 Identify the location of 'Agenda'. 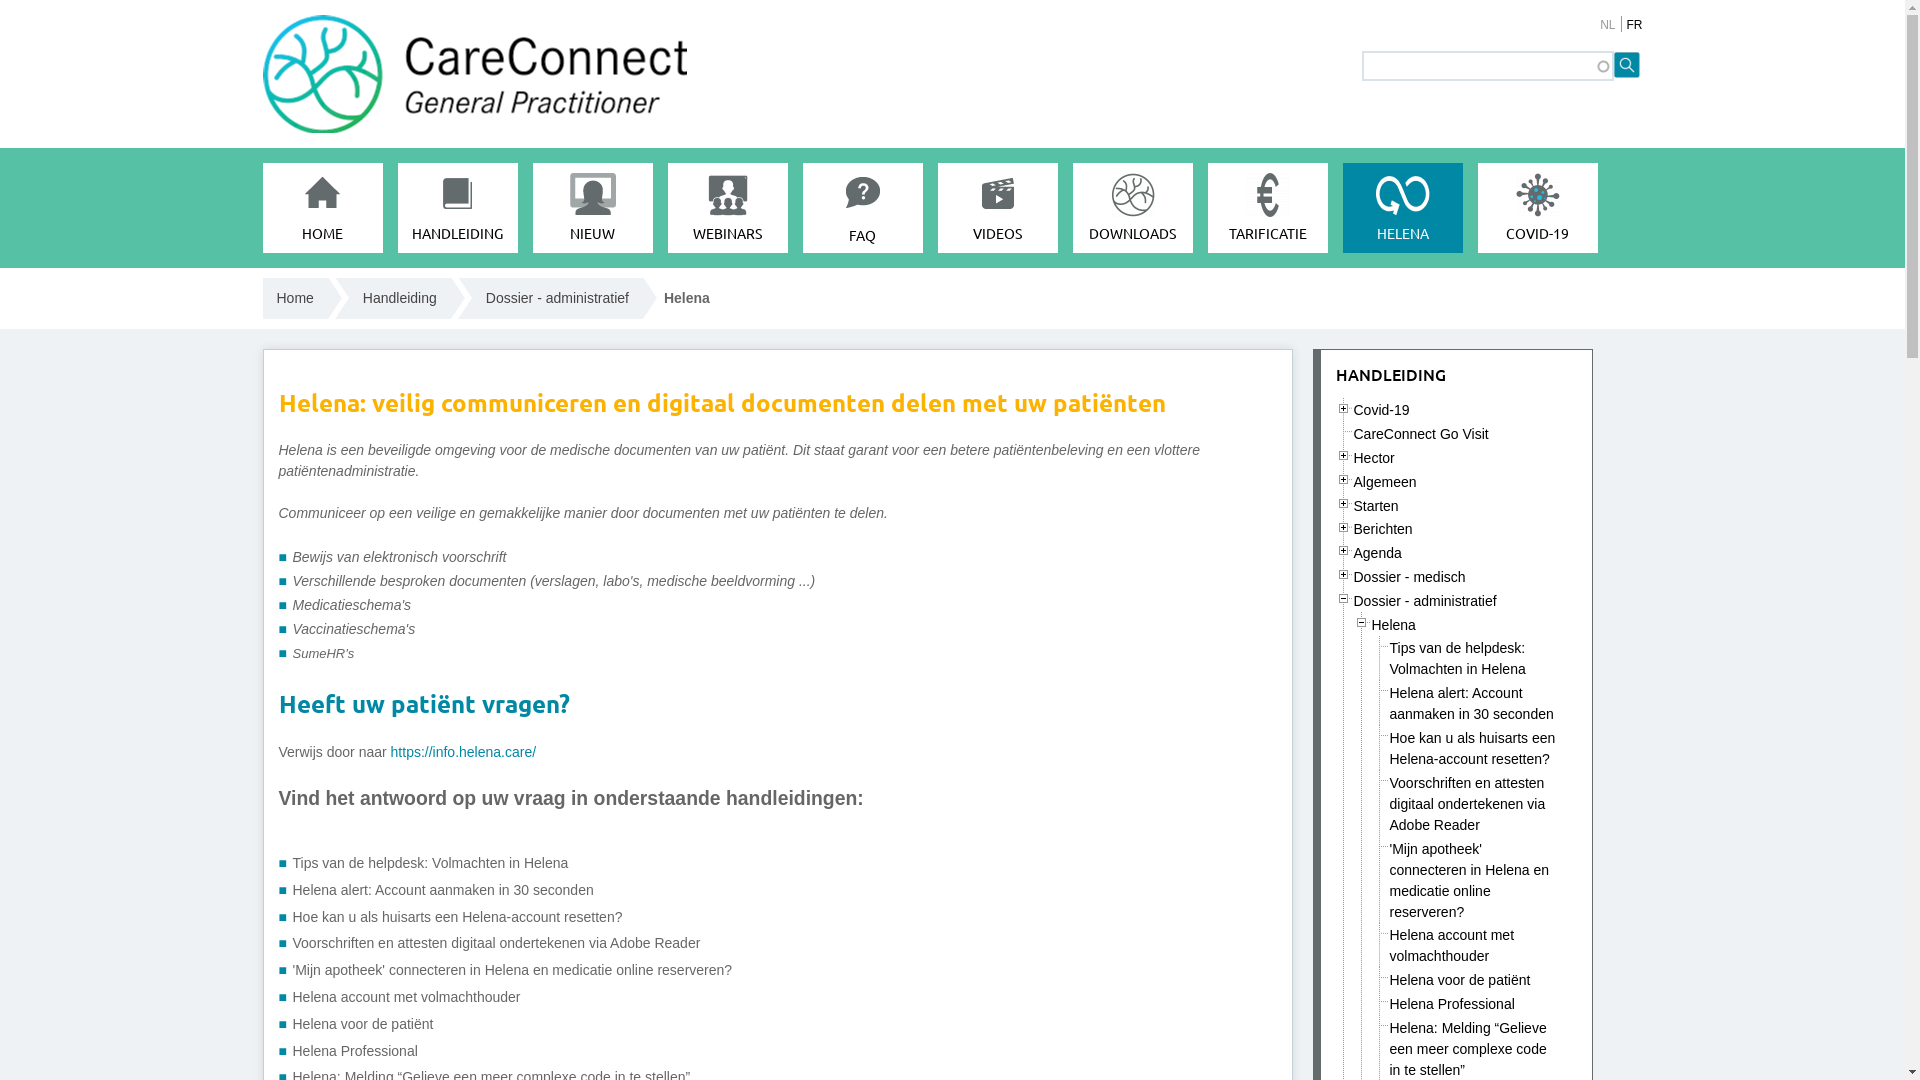
(1376, 552).